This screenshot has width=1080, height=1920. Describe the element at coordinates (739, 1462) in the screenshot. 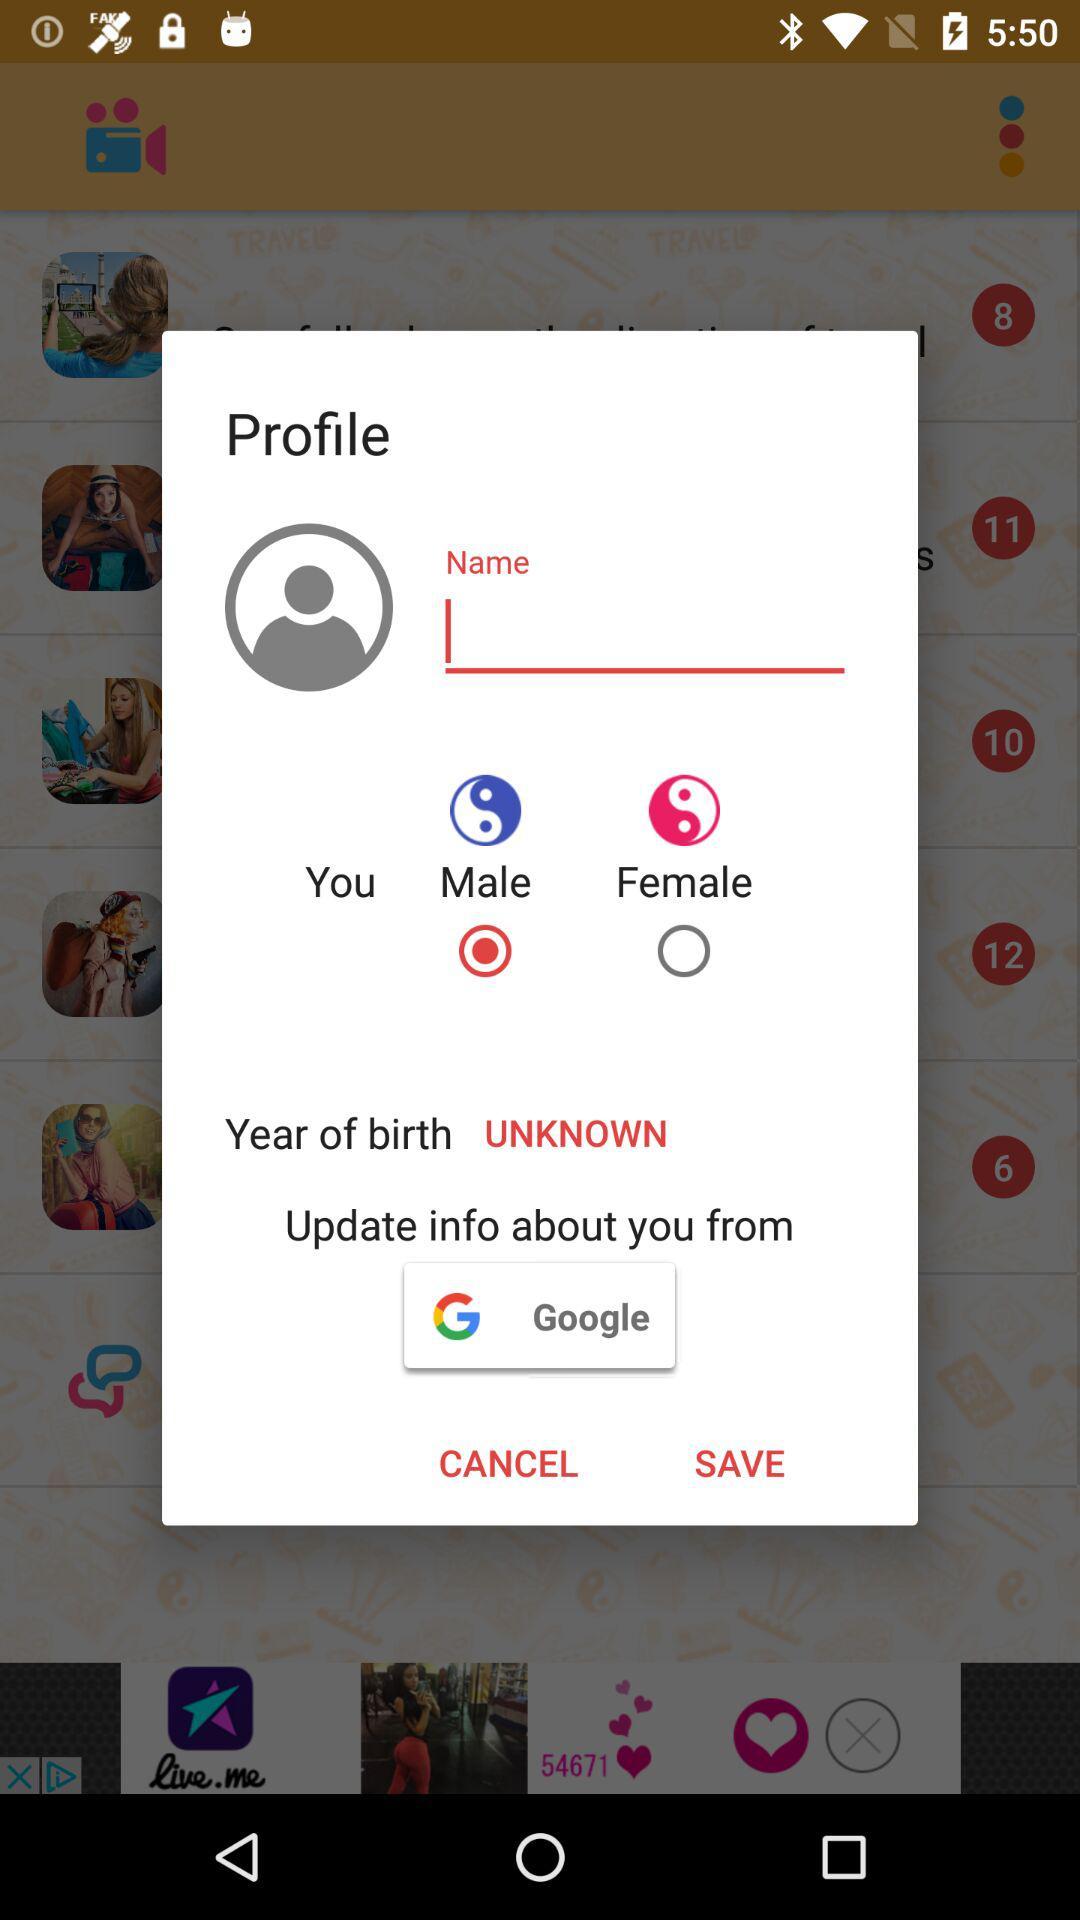

I see `the icon below google` at that location.